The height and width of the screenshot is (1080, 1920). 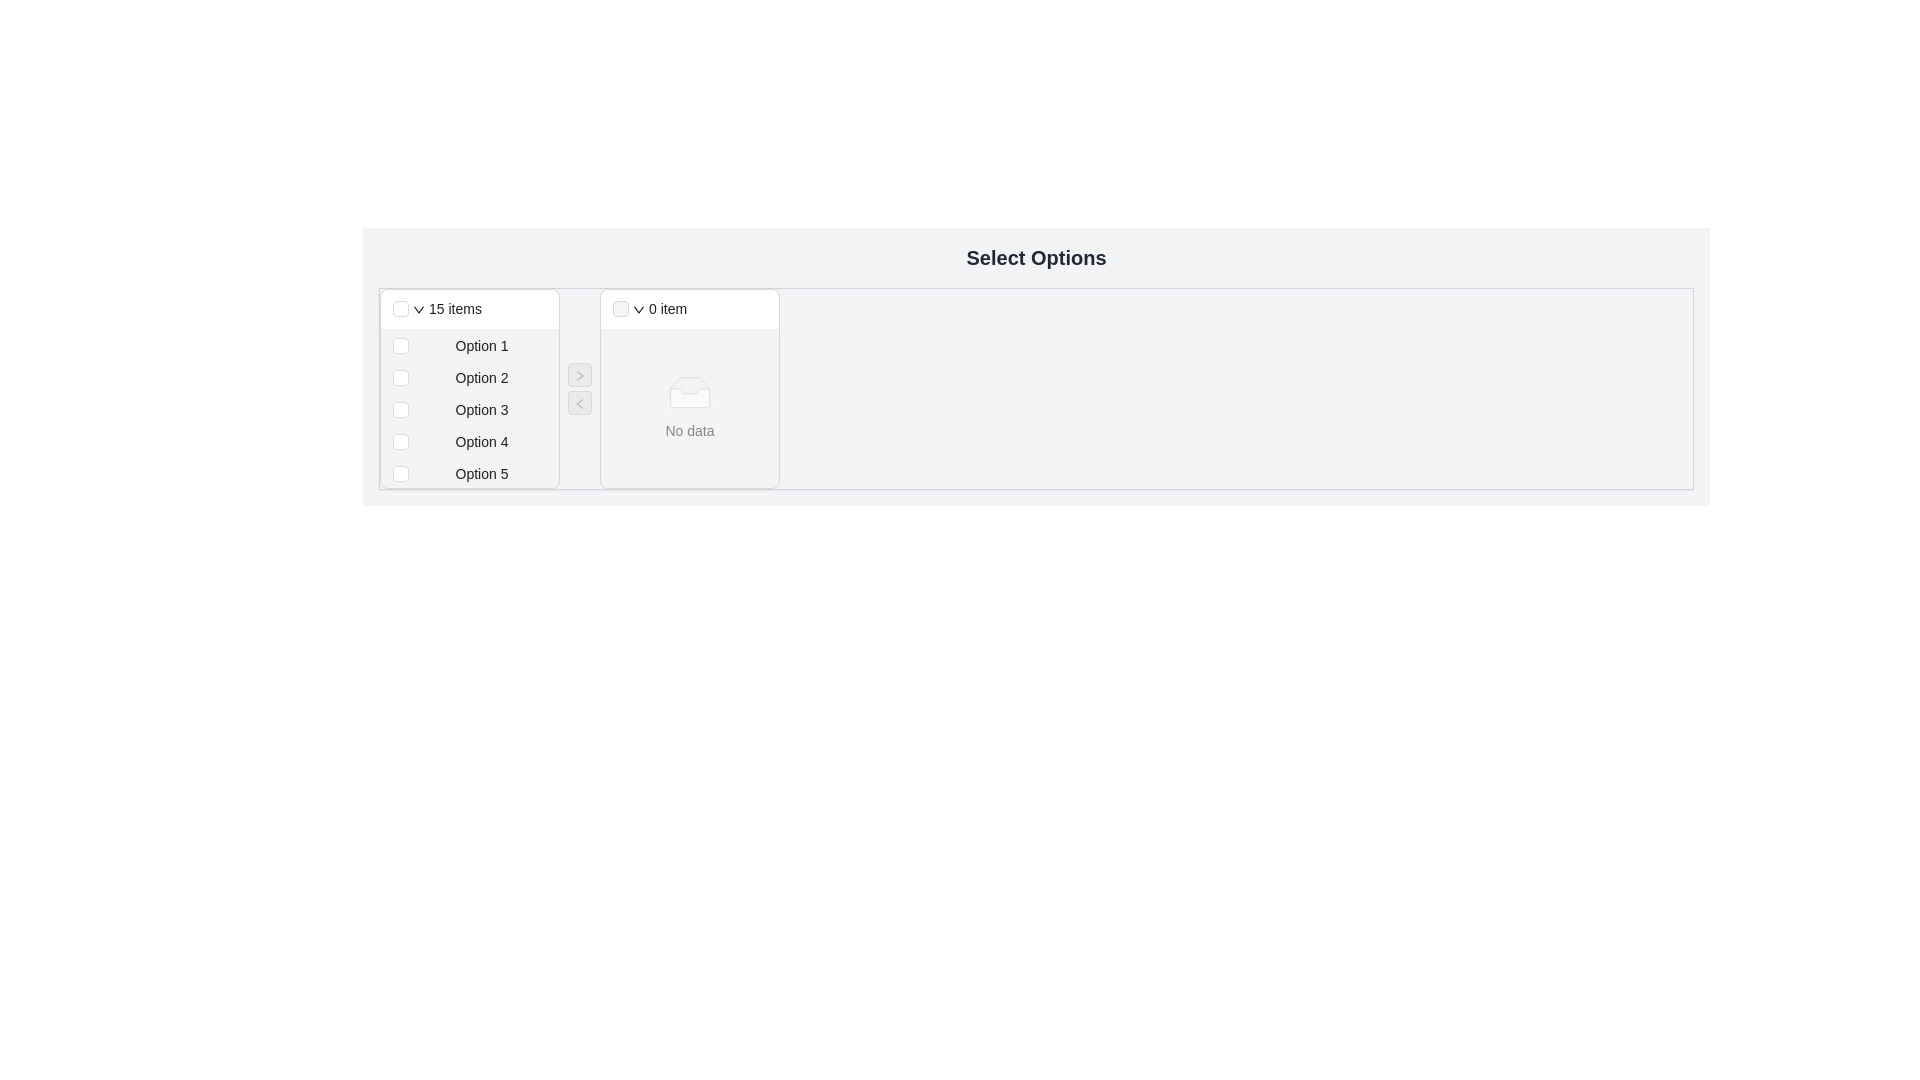 I want to click on the checkbox next to the labeled text 'Option 1', so click(x=469, y=345).